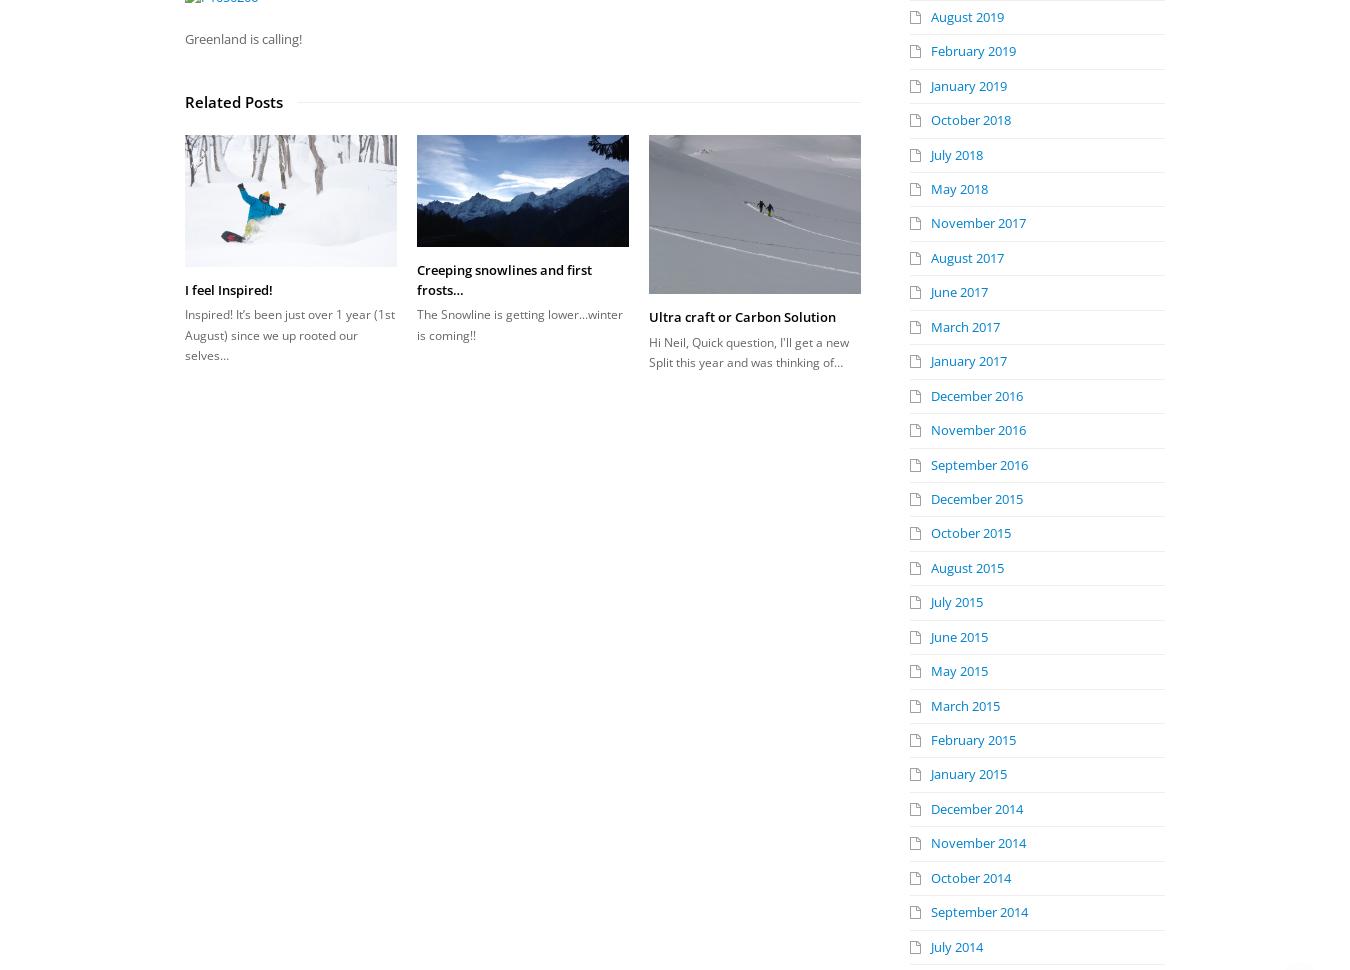 This screenshot has height=970, width=1350. I want to click on 'July 2015', so click(956, 601).